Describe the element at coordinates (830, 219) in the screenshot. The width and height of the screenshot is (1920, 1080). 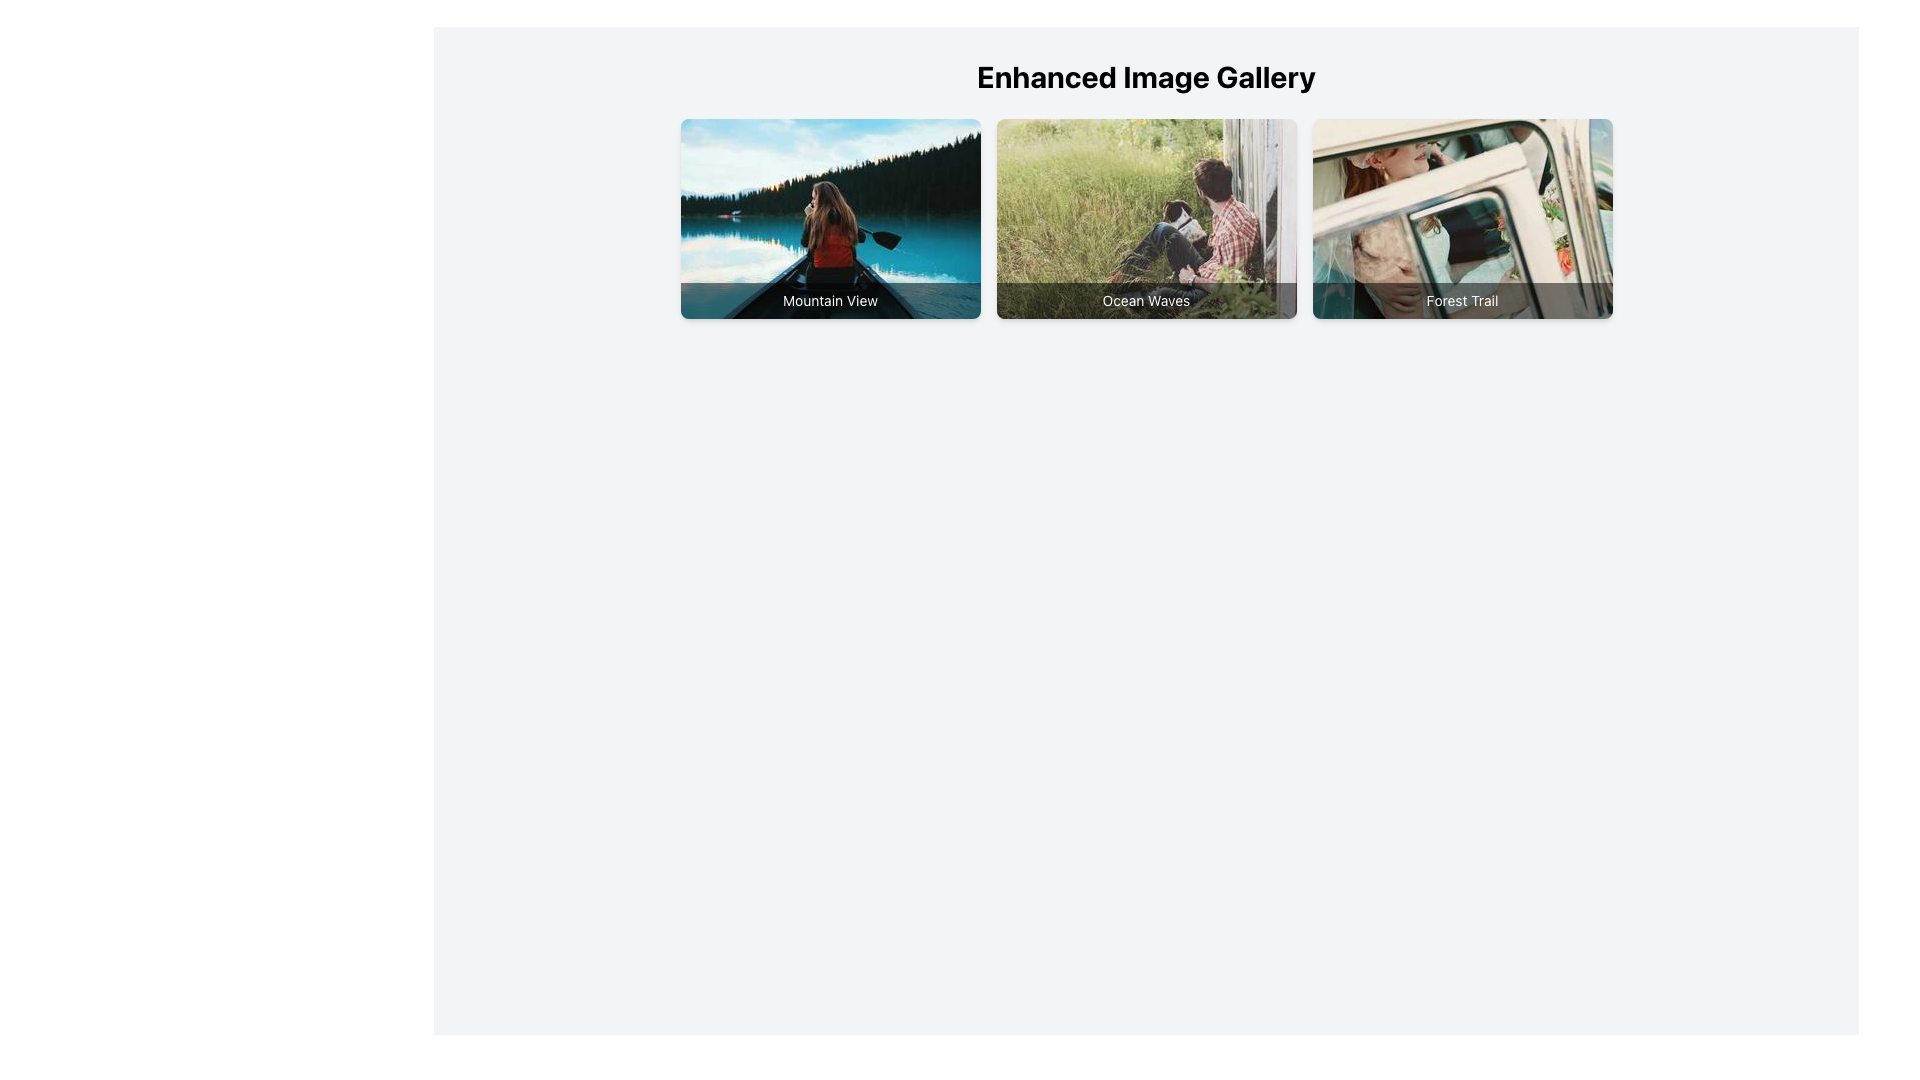
I see `the Interactive media card labeled 'Mountain View' which is the leftmost card in the grid under the header 'Enhanced Image Gallery'` at that location.